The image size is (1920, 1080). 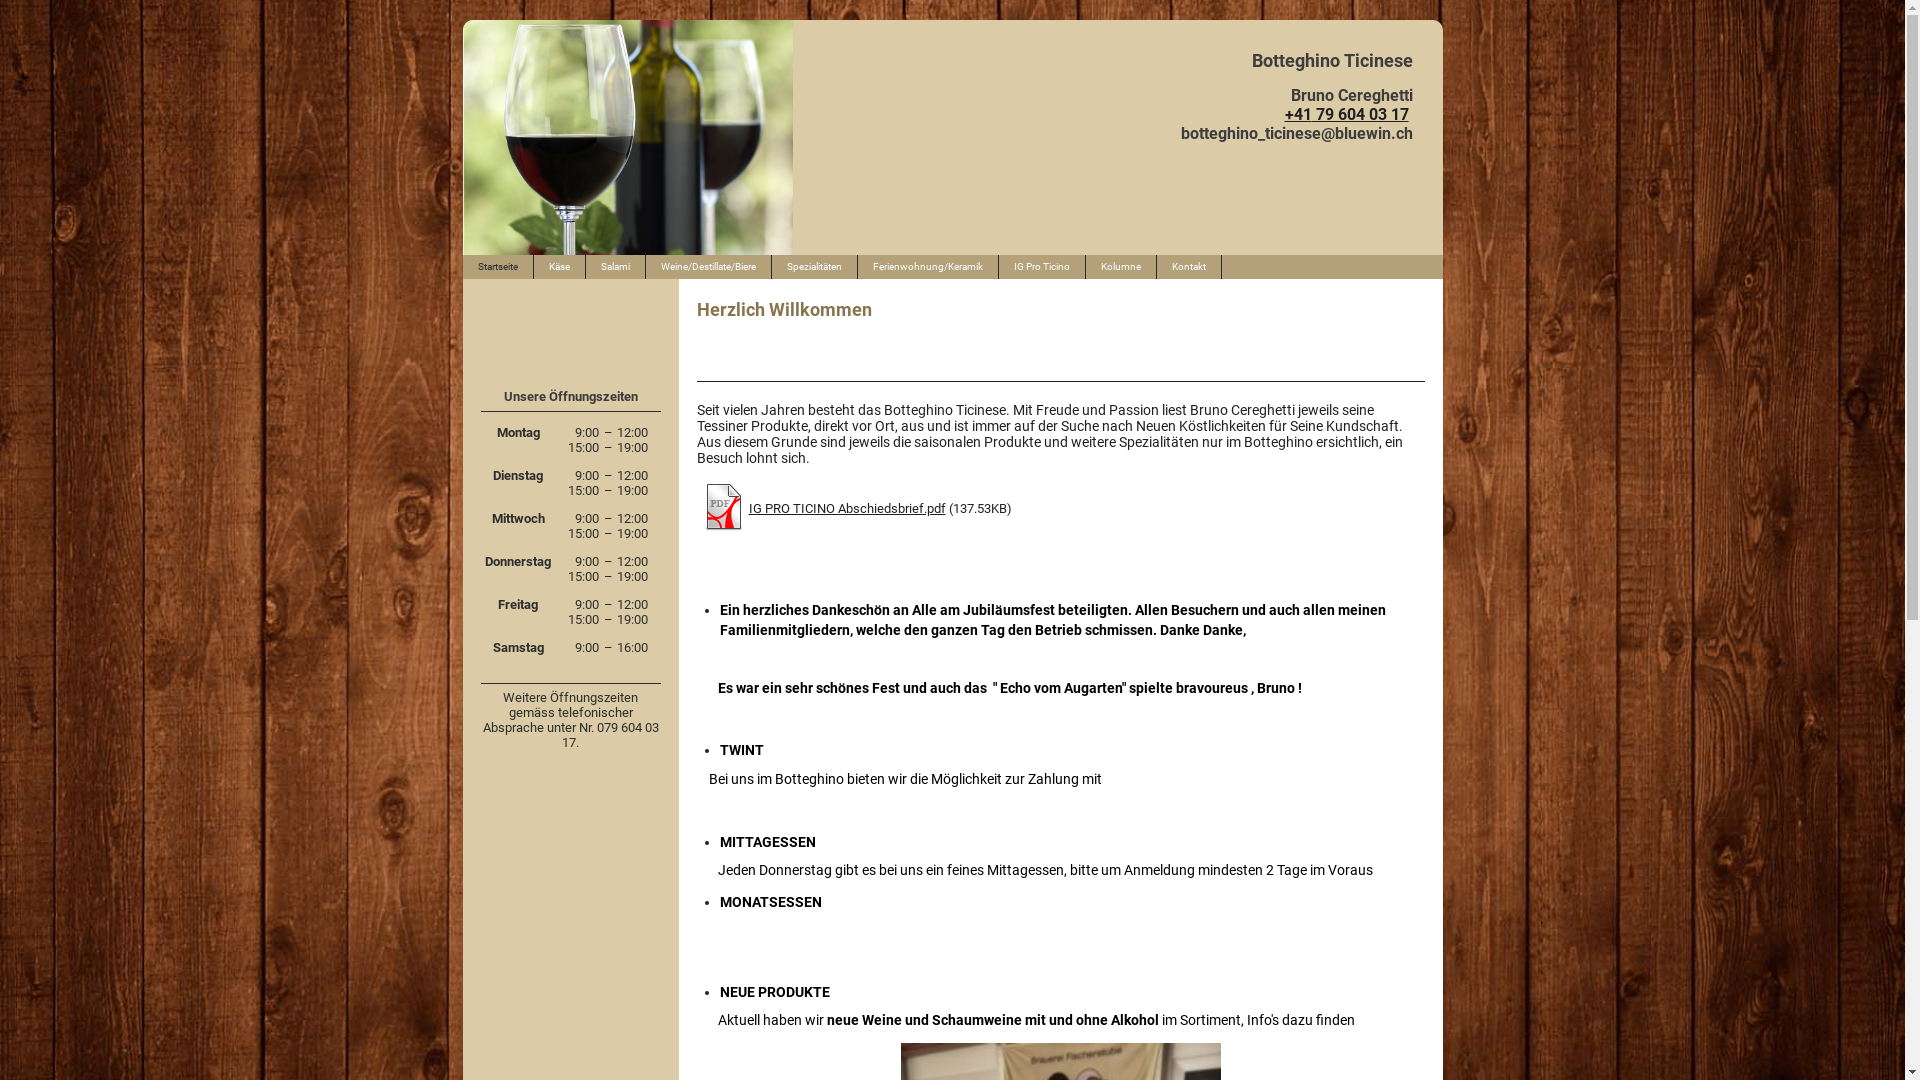 I want to click on 'Startseite', so click(x=497, y=265).